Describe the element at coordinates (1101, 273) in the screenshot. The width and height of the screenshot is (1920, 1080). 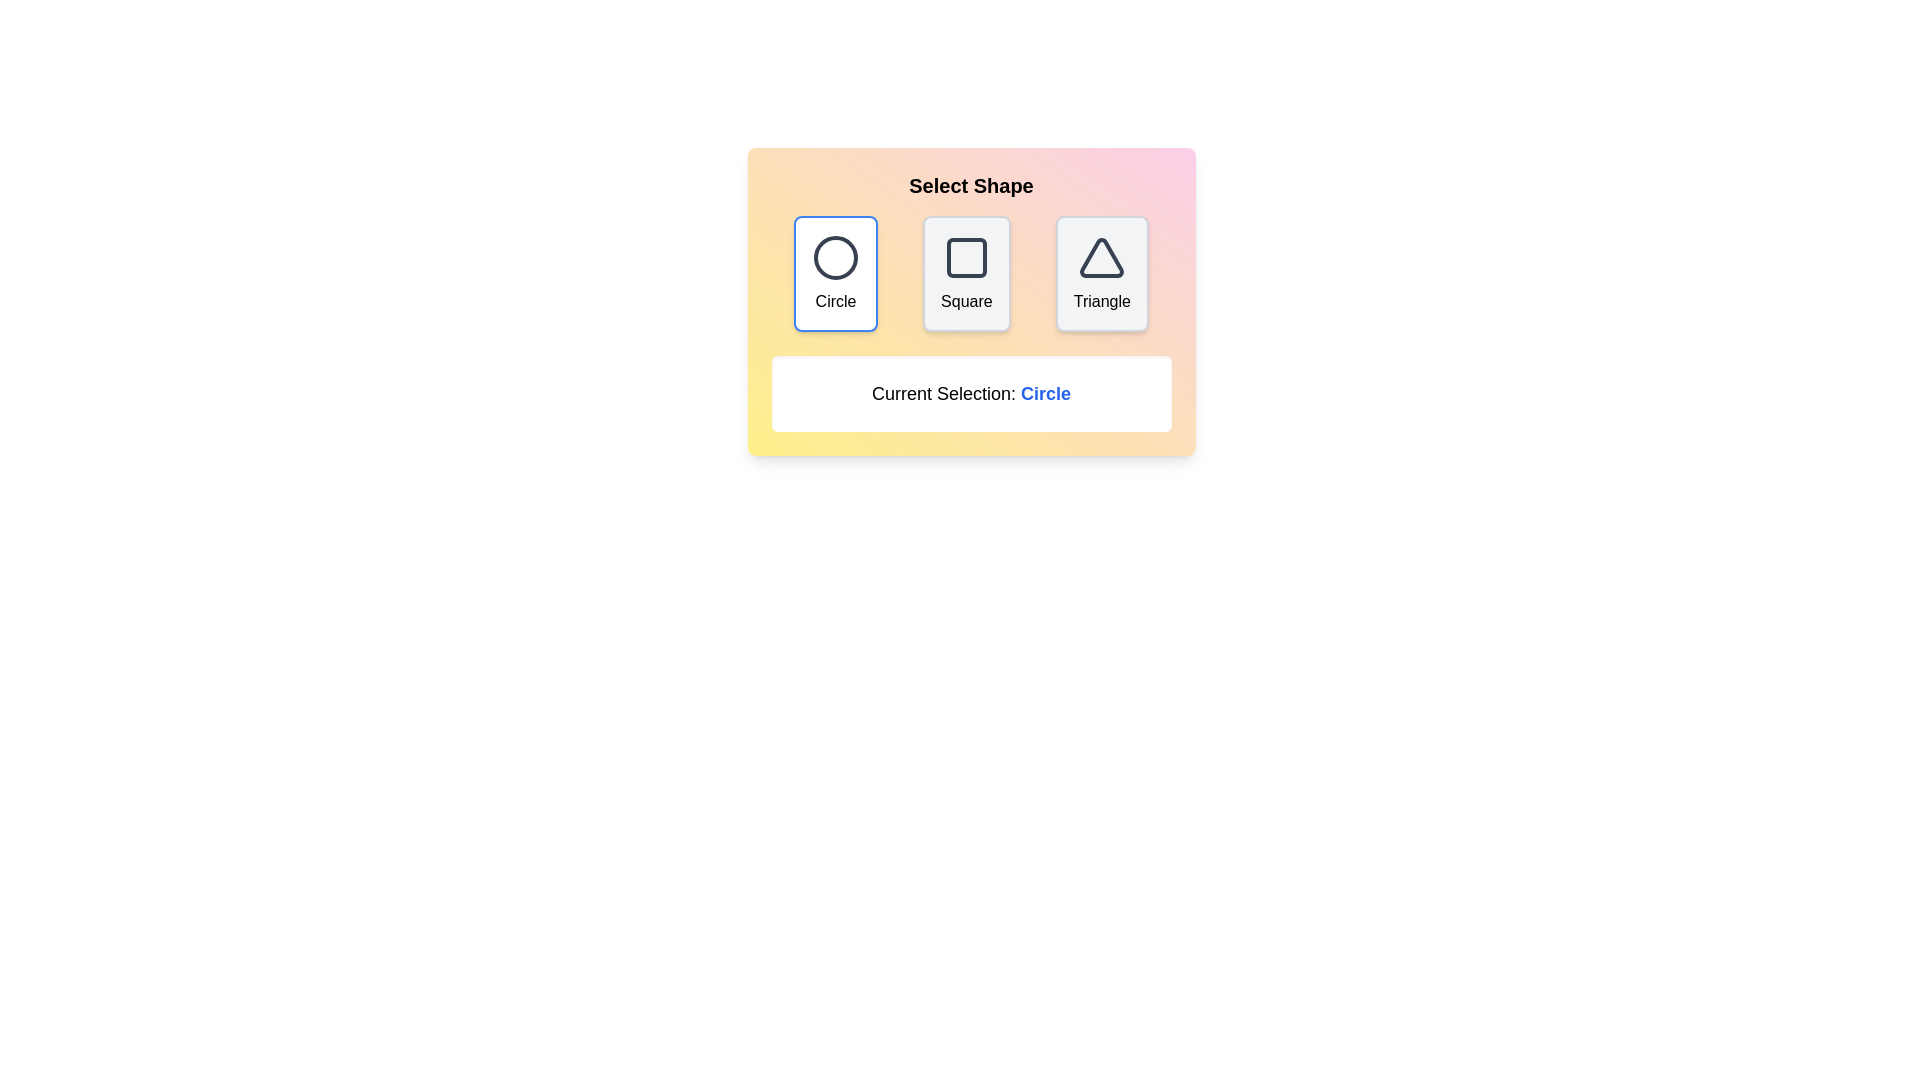
I see `the Triangle button to select the corresponding shape` at that location.